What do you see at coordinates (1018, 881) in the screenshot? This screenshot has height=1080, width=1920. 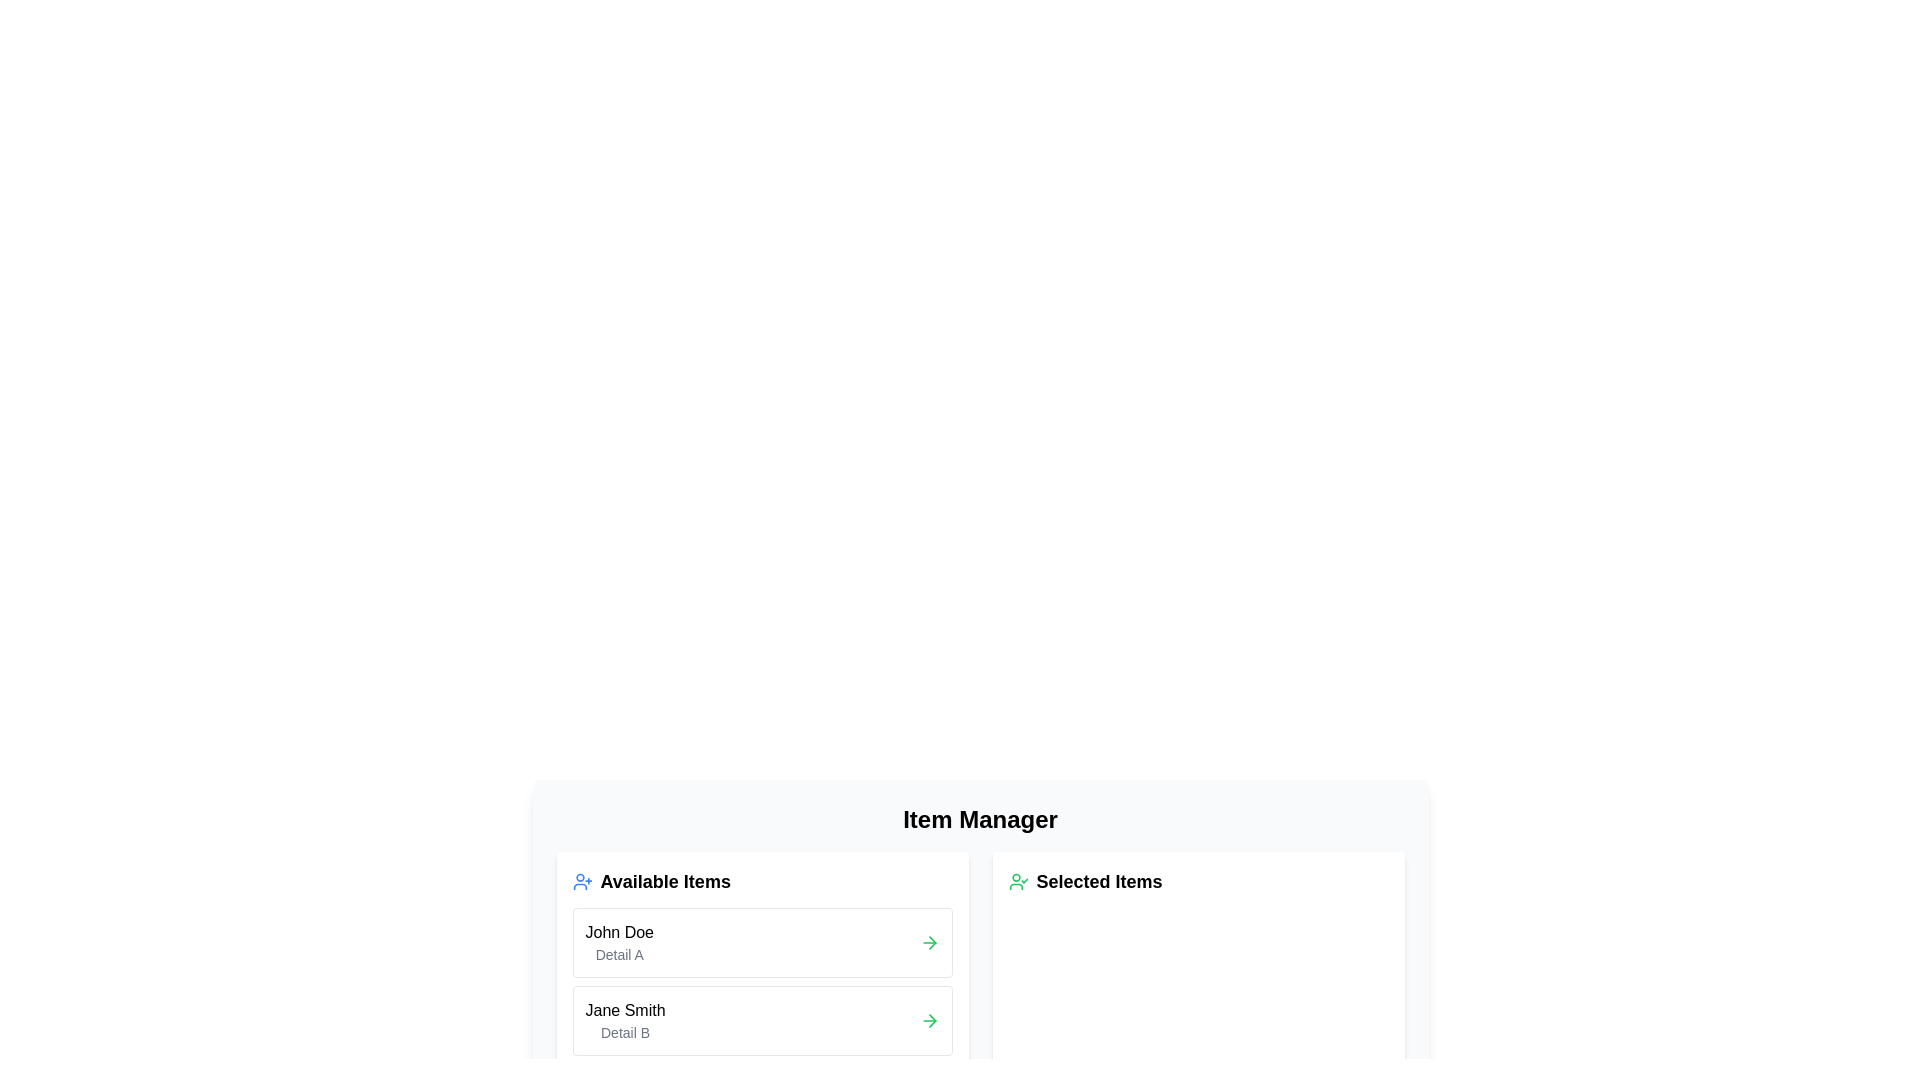 I see `the user icon with a checkmark located to the left of the 'Selected Items' text, which is styled in a modern, outlined design and is green, indicating success or confirmation` at bounding box center [1018, 881].